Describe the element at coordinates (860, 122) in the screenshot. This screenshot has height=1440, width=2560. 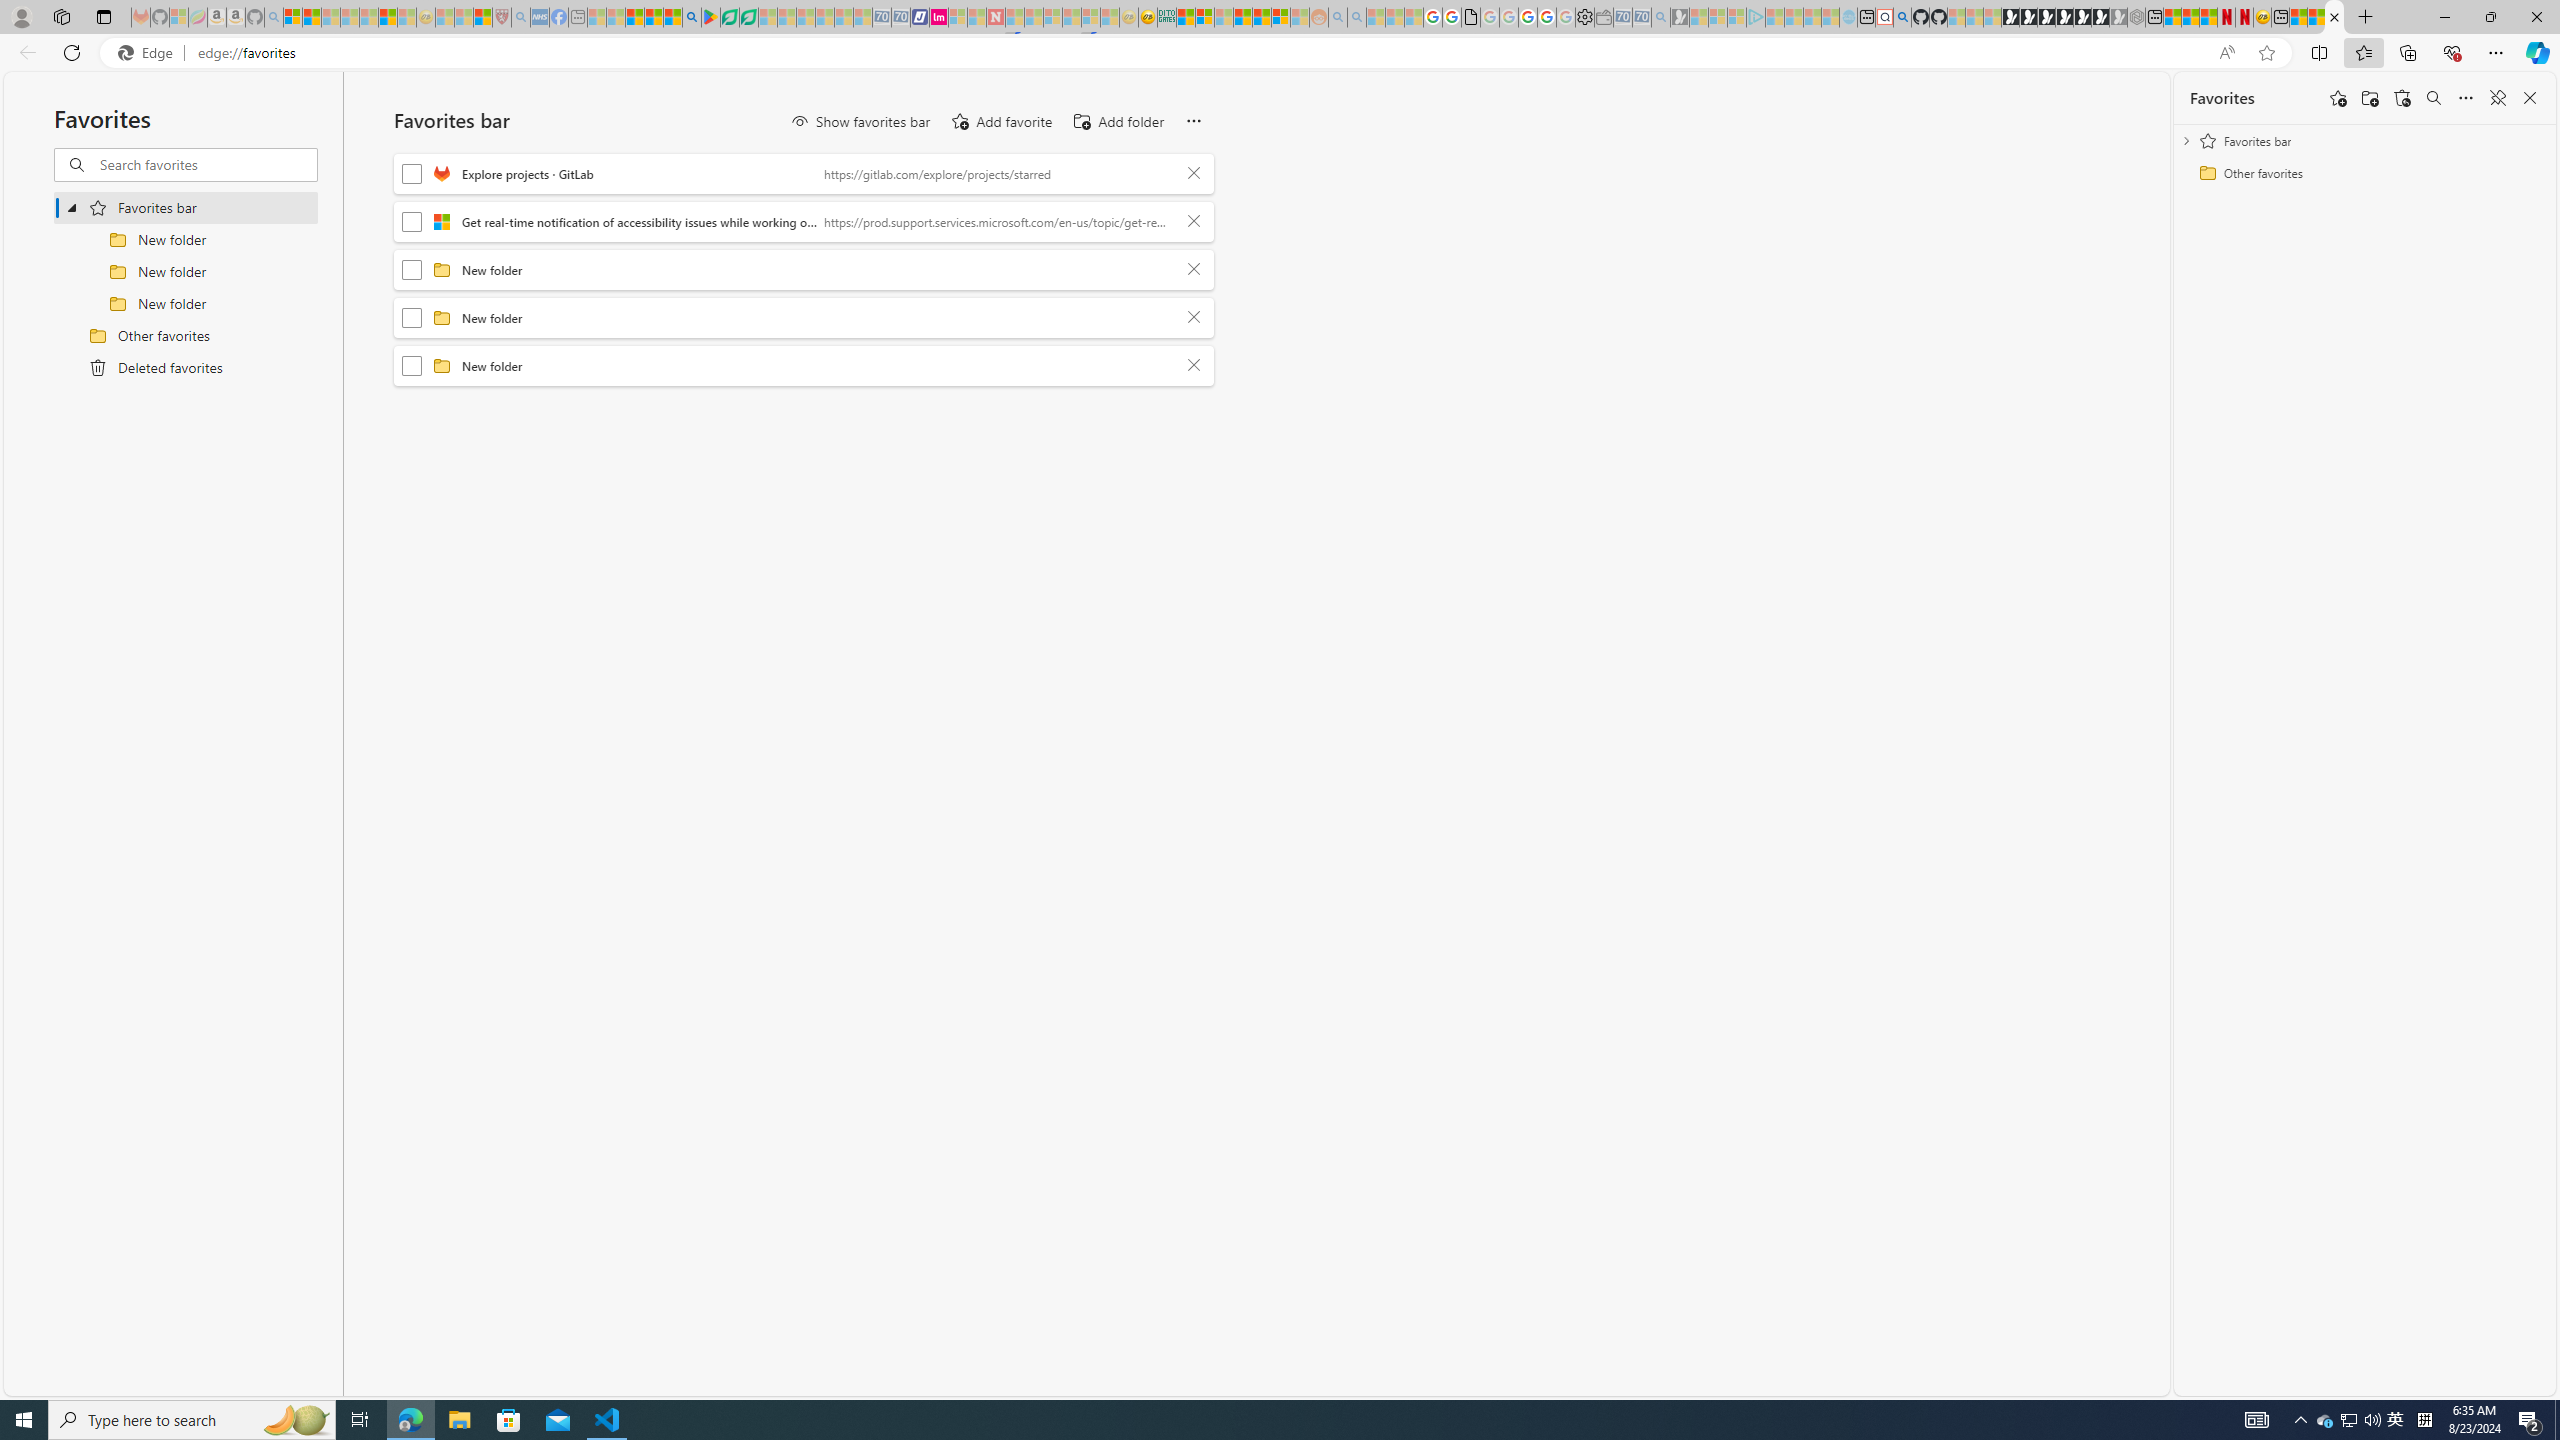
I see `'Show favorites bar'` at that location.